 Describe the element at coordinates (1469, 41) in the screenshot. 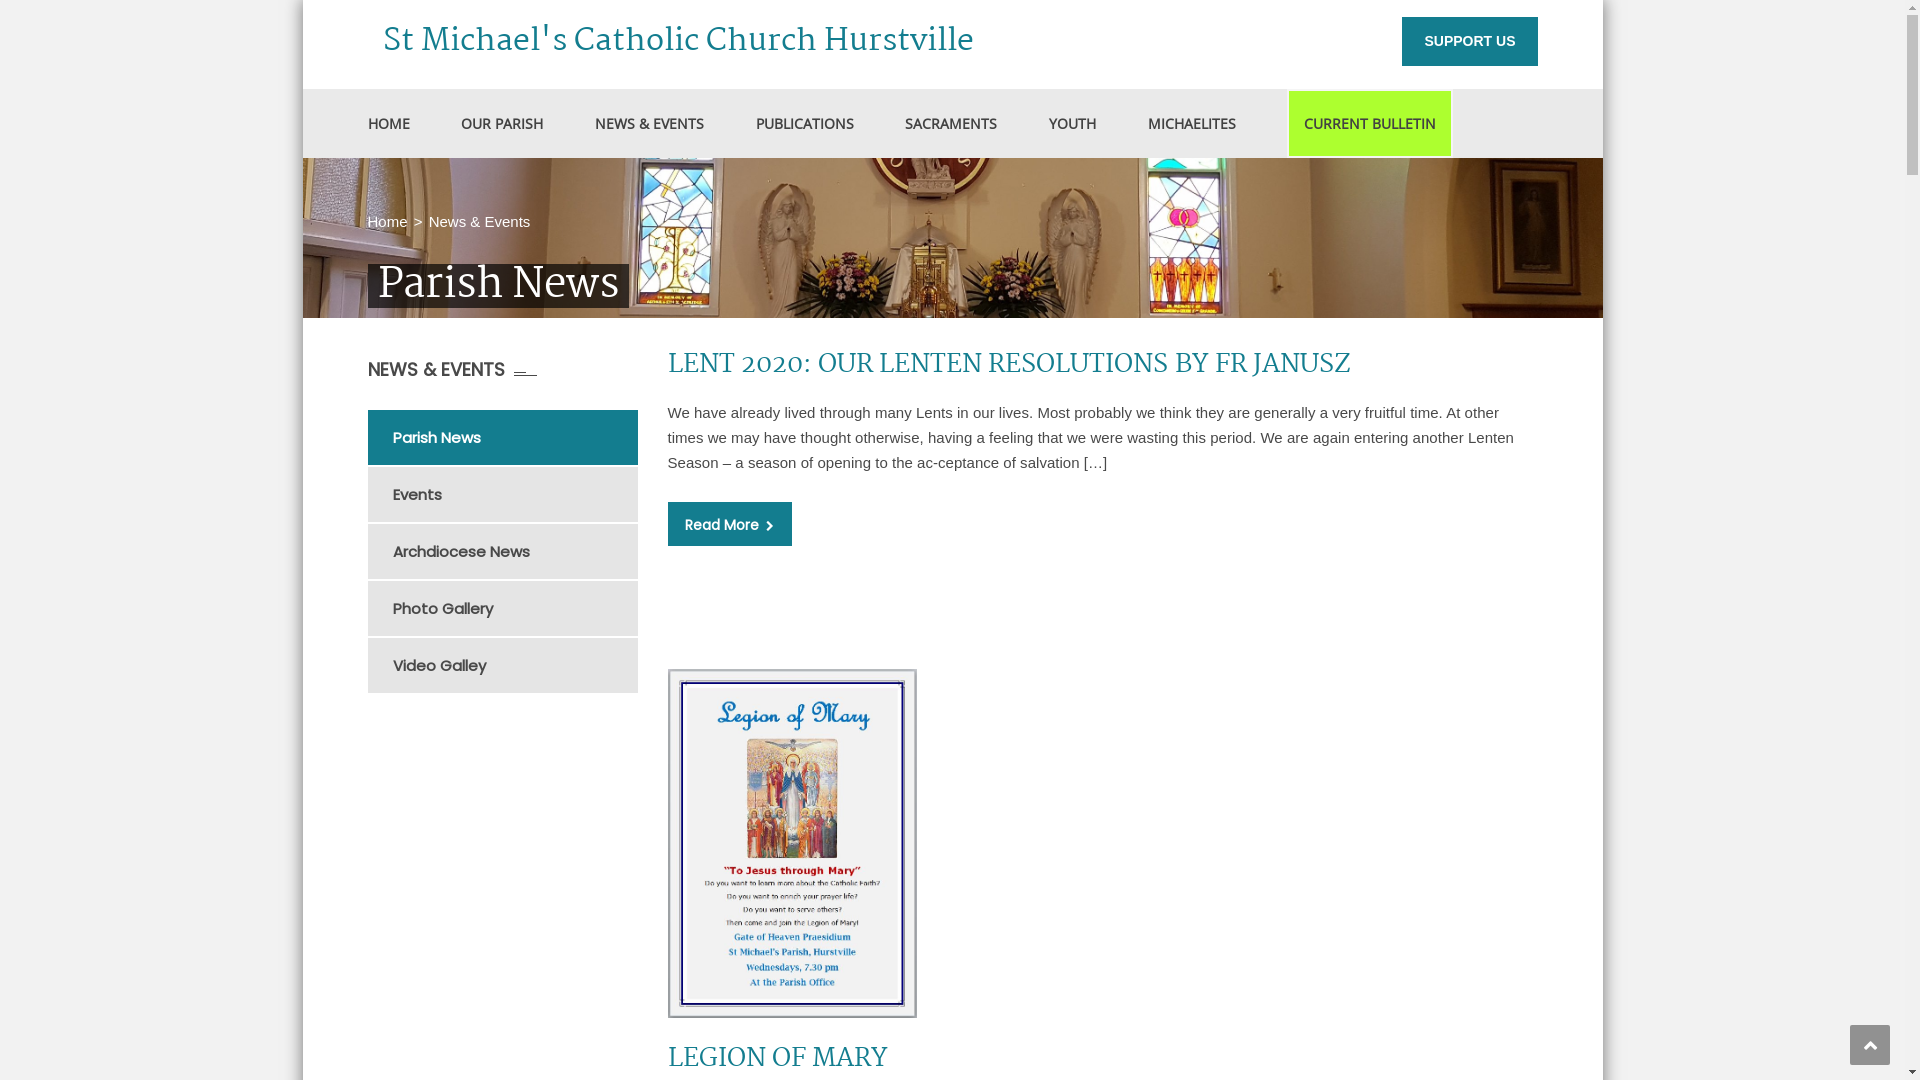

I see `'SUPPORT US'` at that location.